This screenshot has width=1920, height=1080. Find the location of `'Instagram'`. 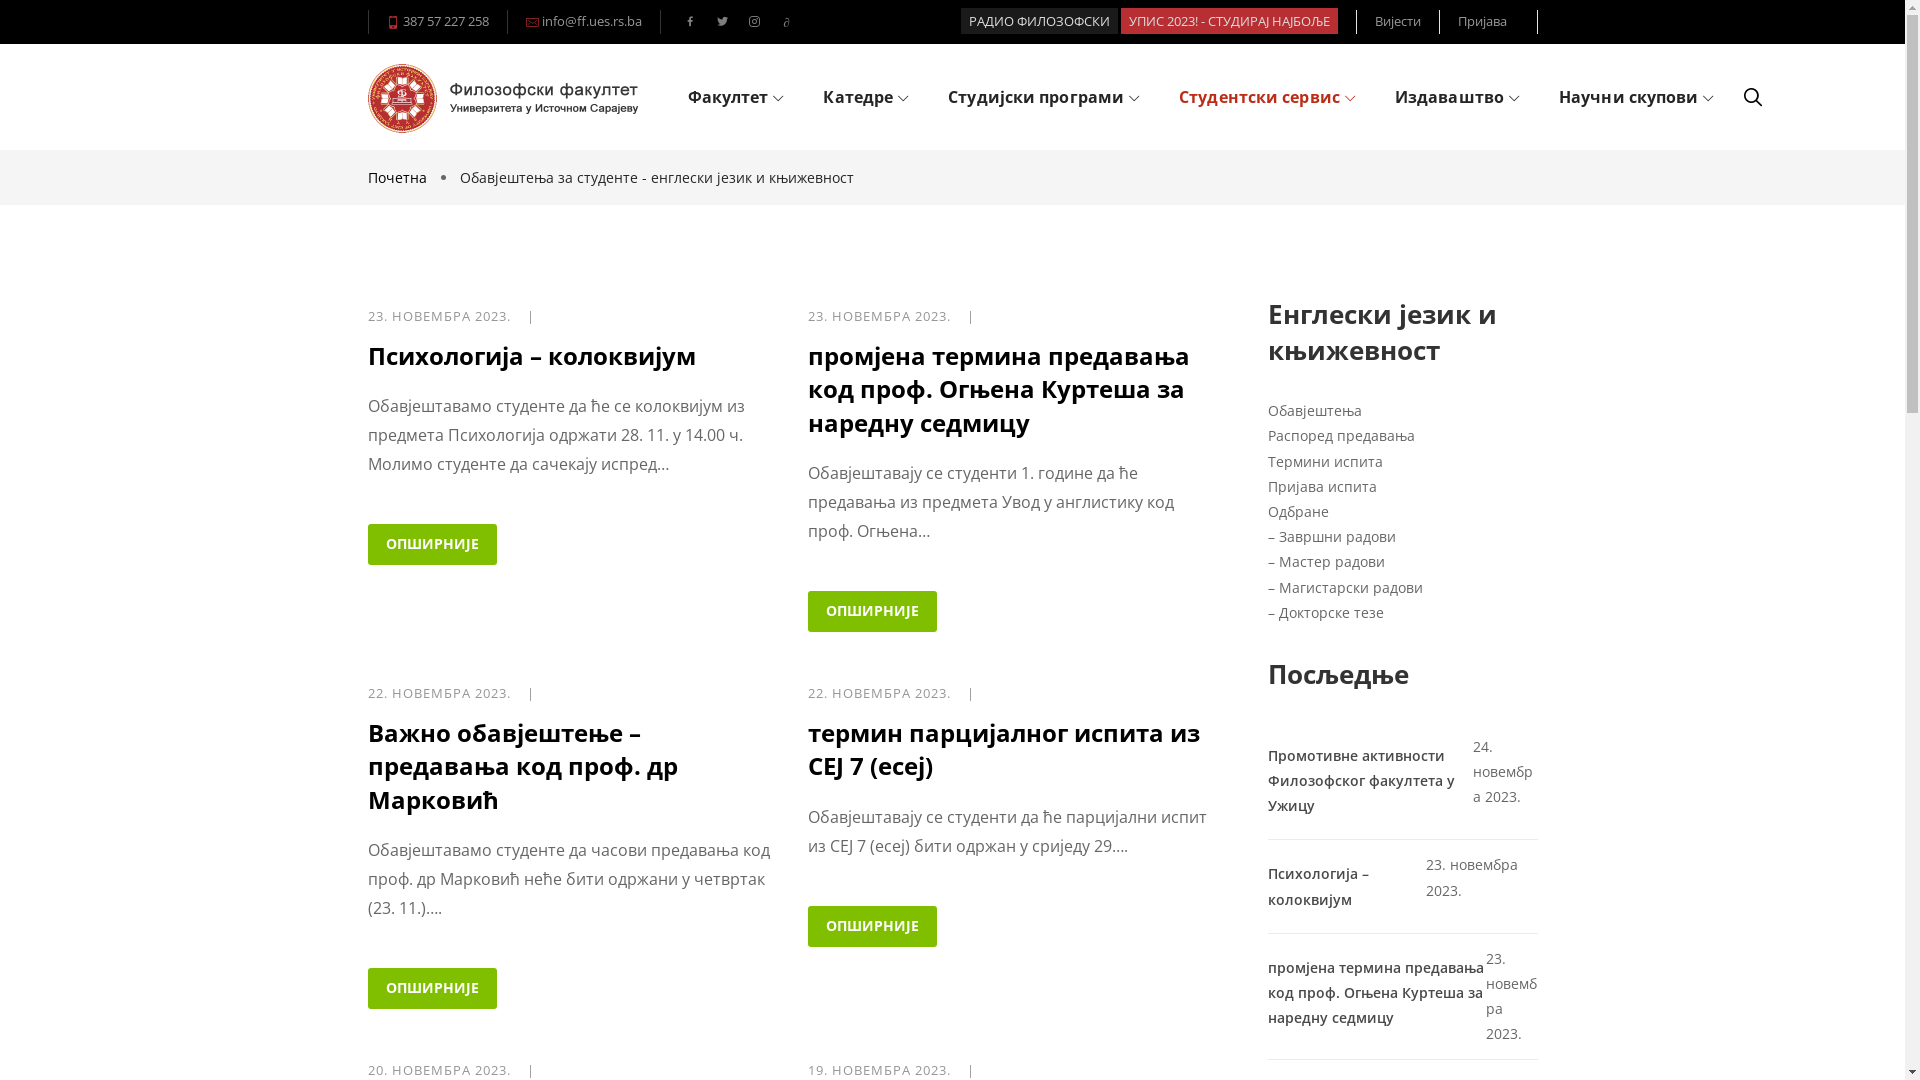

'Instagram' is located at coordinates (752, 22).